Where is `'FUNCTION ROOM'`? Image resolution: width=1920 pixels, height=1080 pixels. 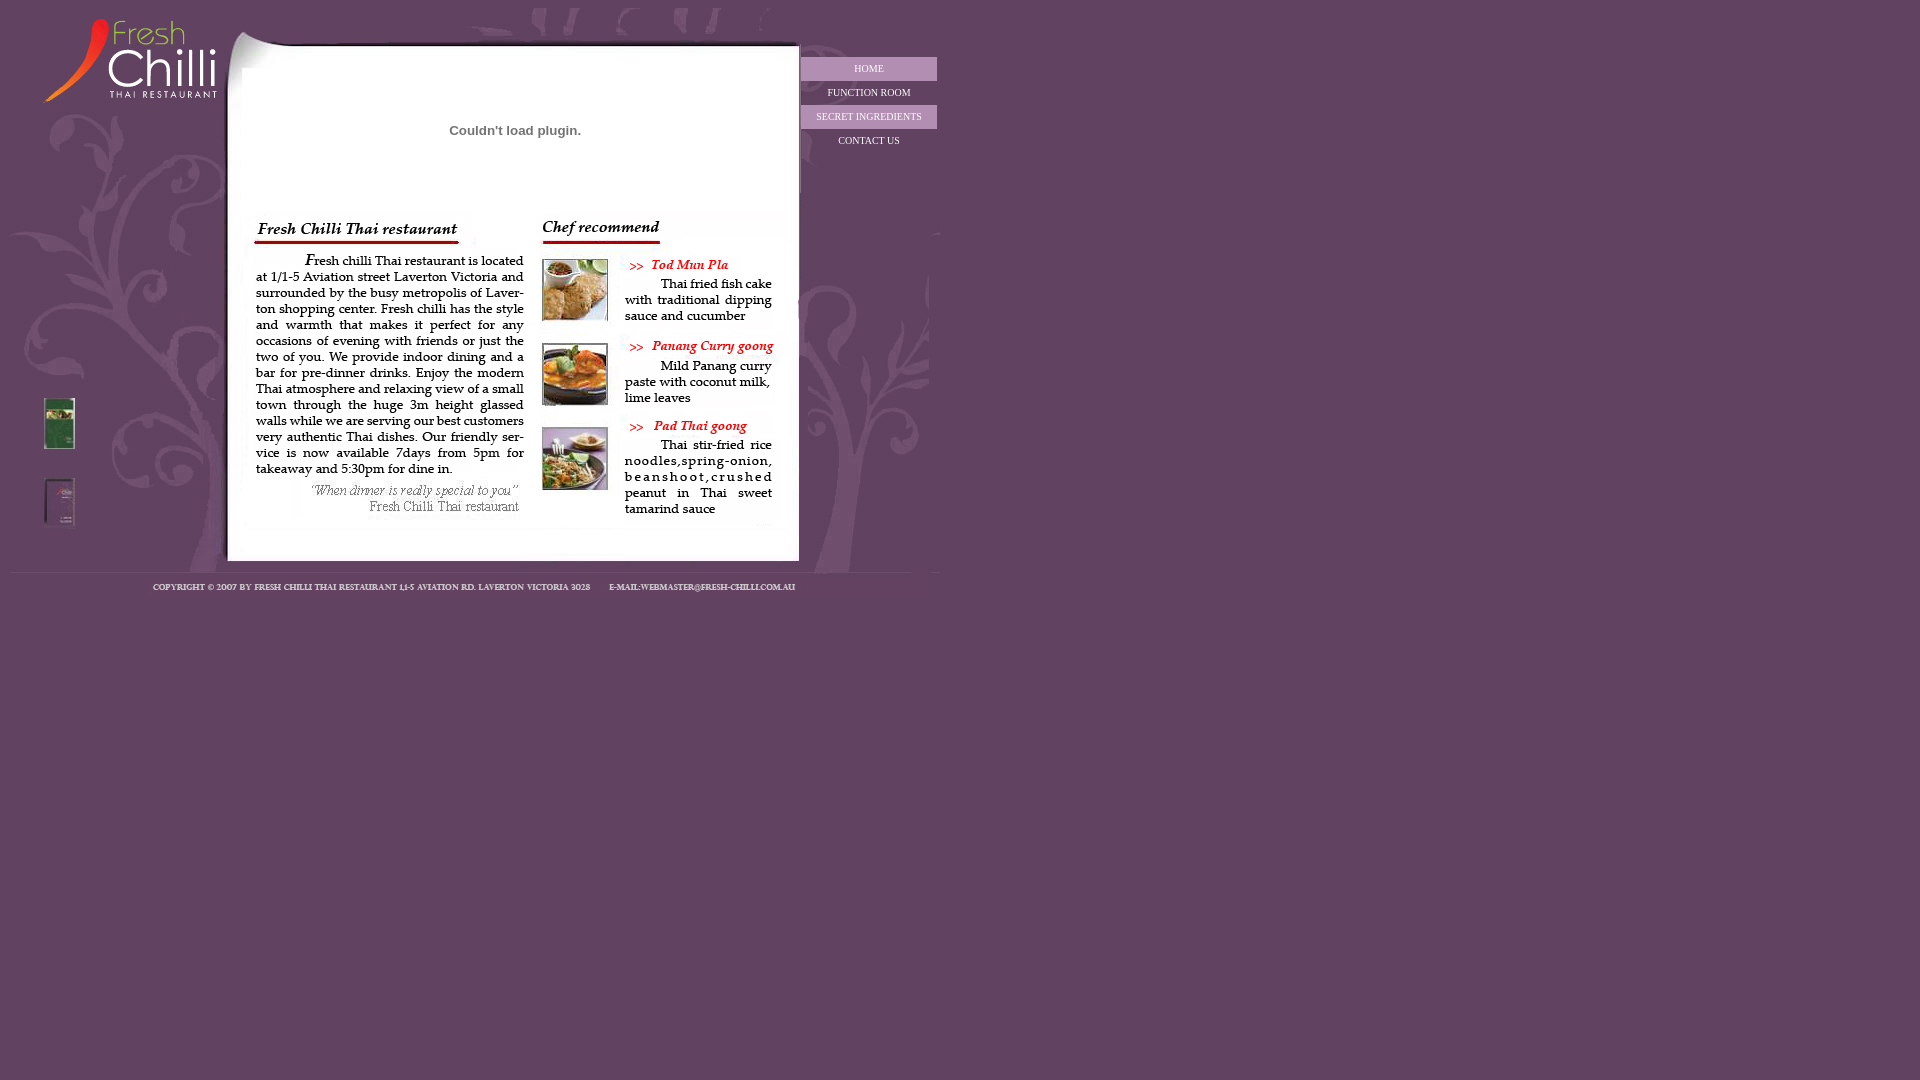 'FUNCTION ROOM' is located at coordinates (869, 90).